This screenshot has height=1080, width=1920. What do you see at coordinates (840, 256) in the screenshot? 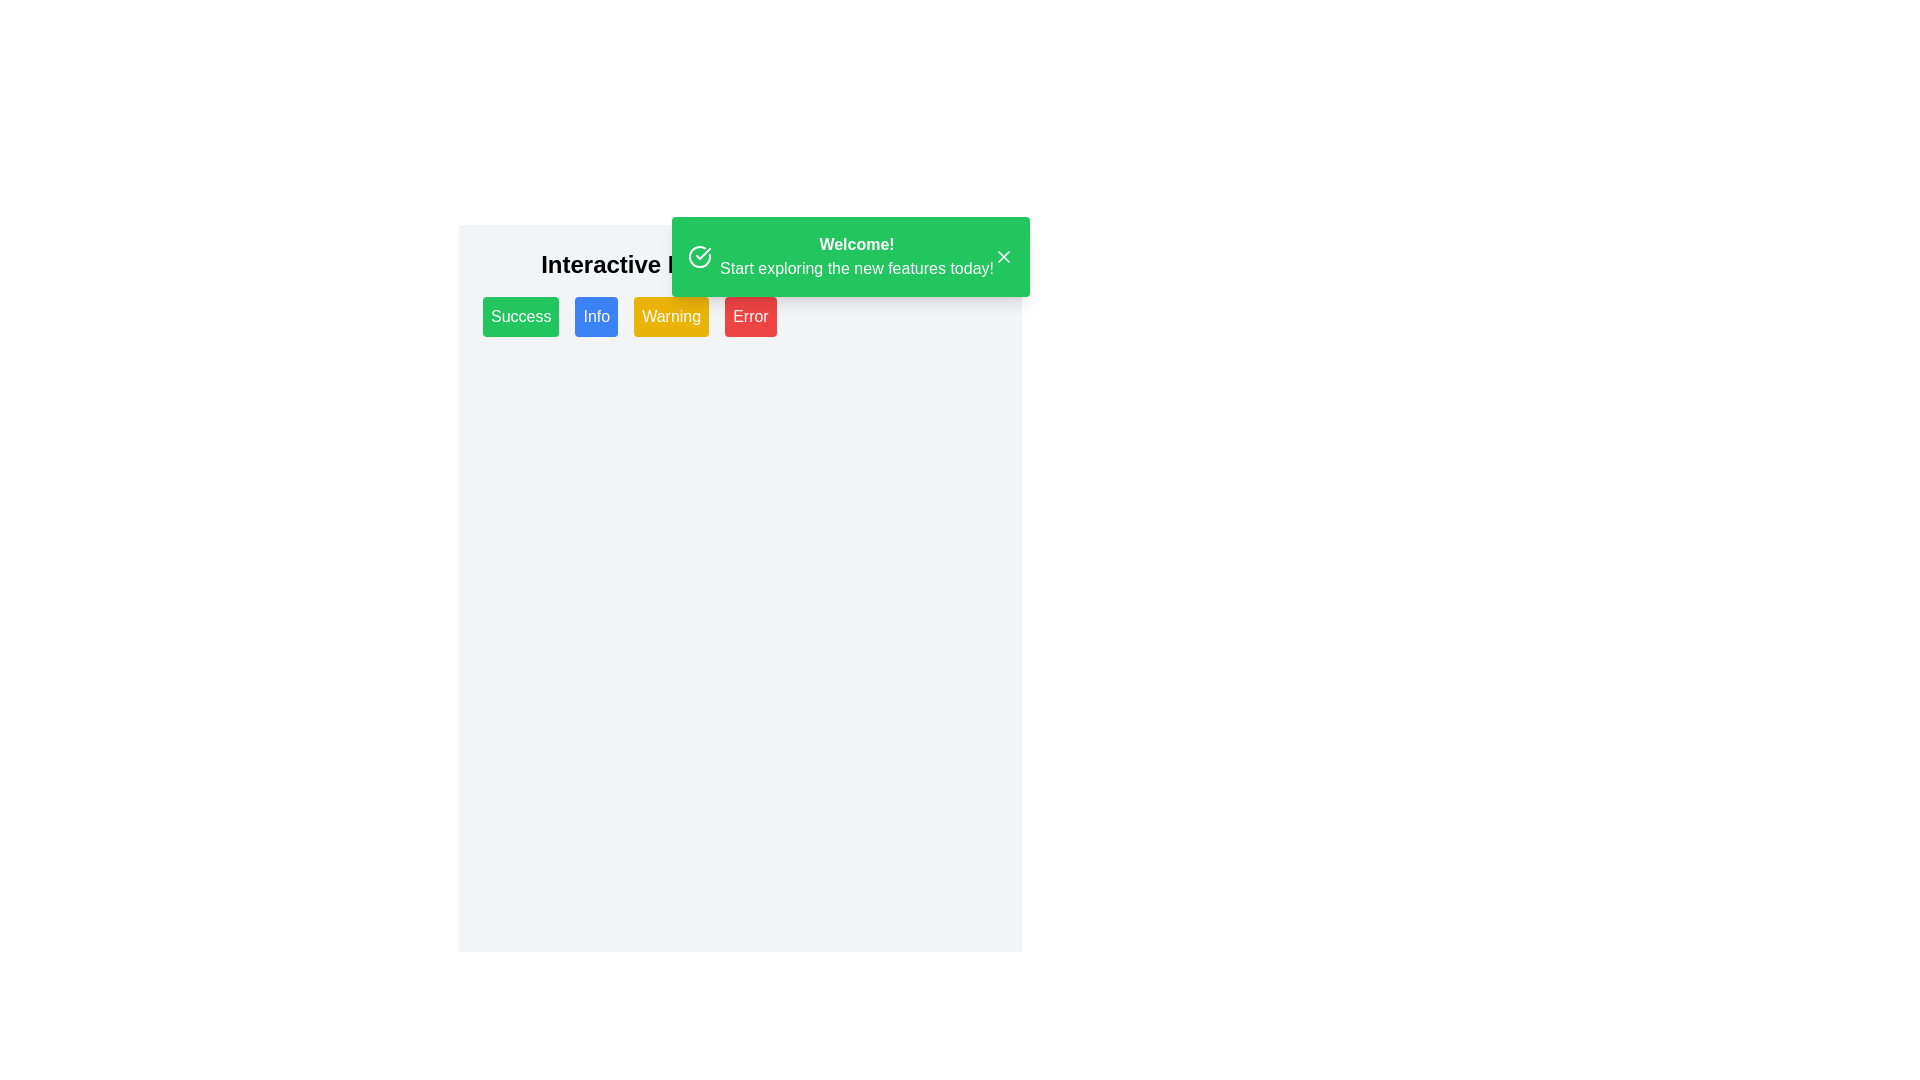
I see `the Message block located at the top-right section of the interface, which contains the text 'Welcome!' and 'Start exploring the new features today!' along with a circular checkmark icon` at bounding box center [840, 256].